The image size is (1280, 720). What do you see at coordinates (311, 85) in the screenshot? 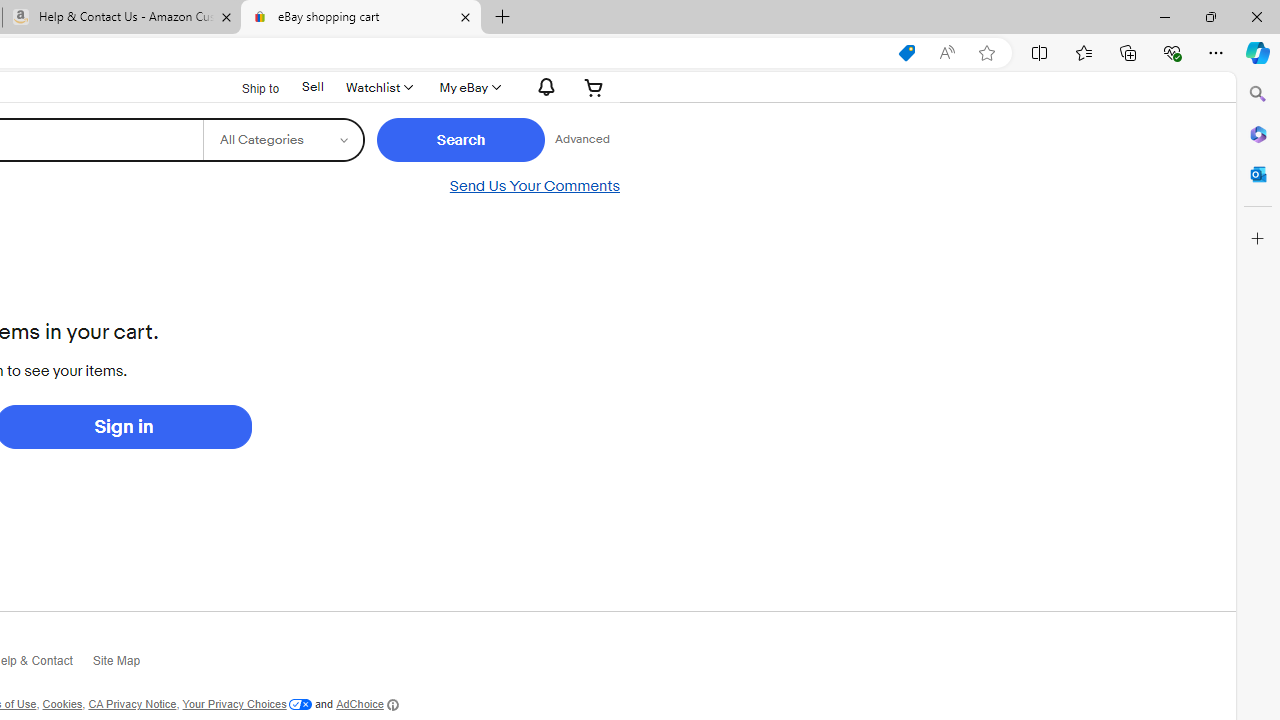
I see `'Sell'` at bounding box center [311, 85].